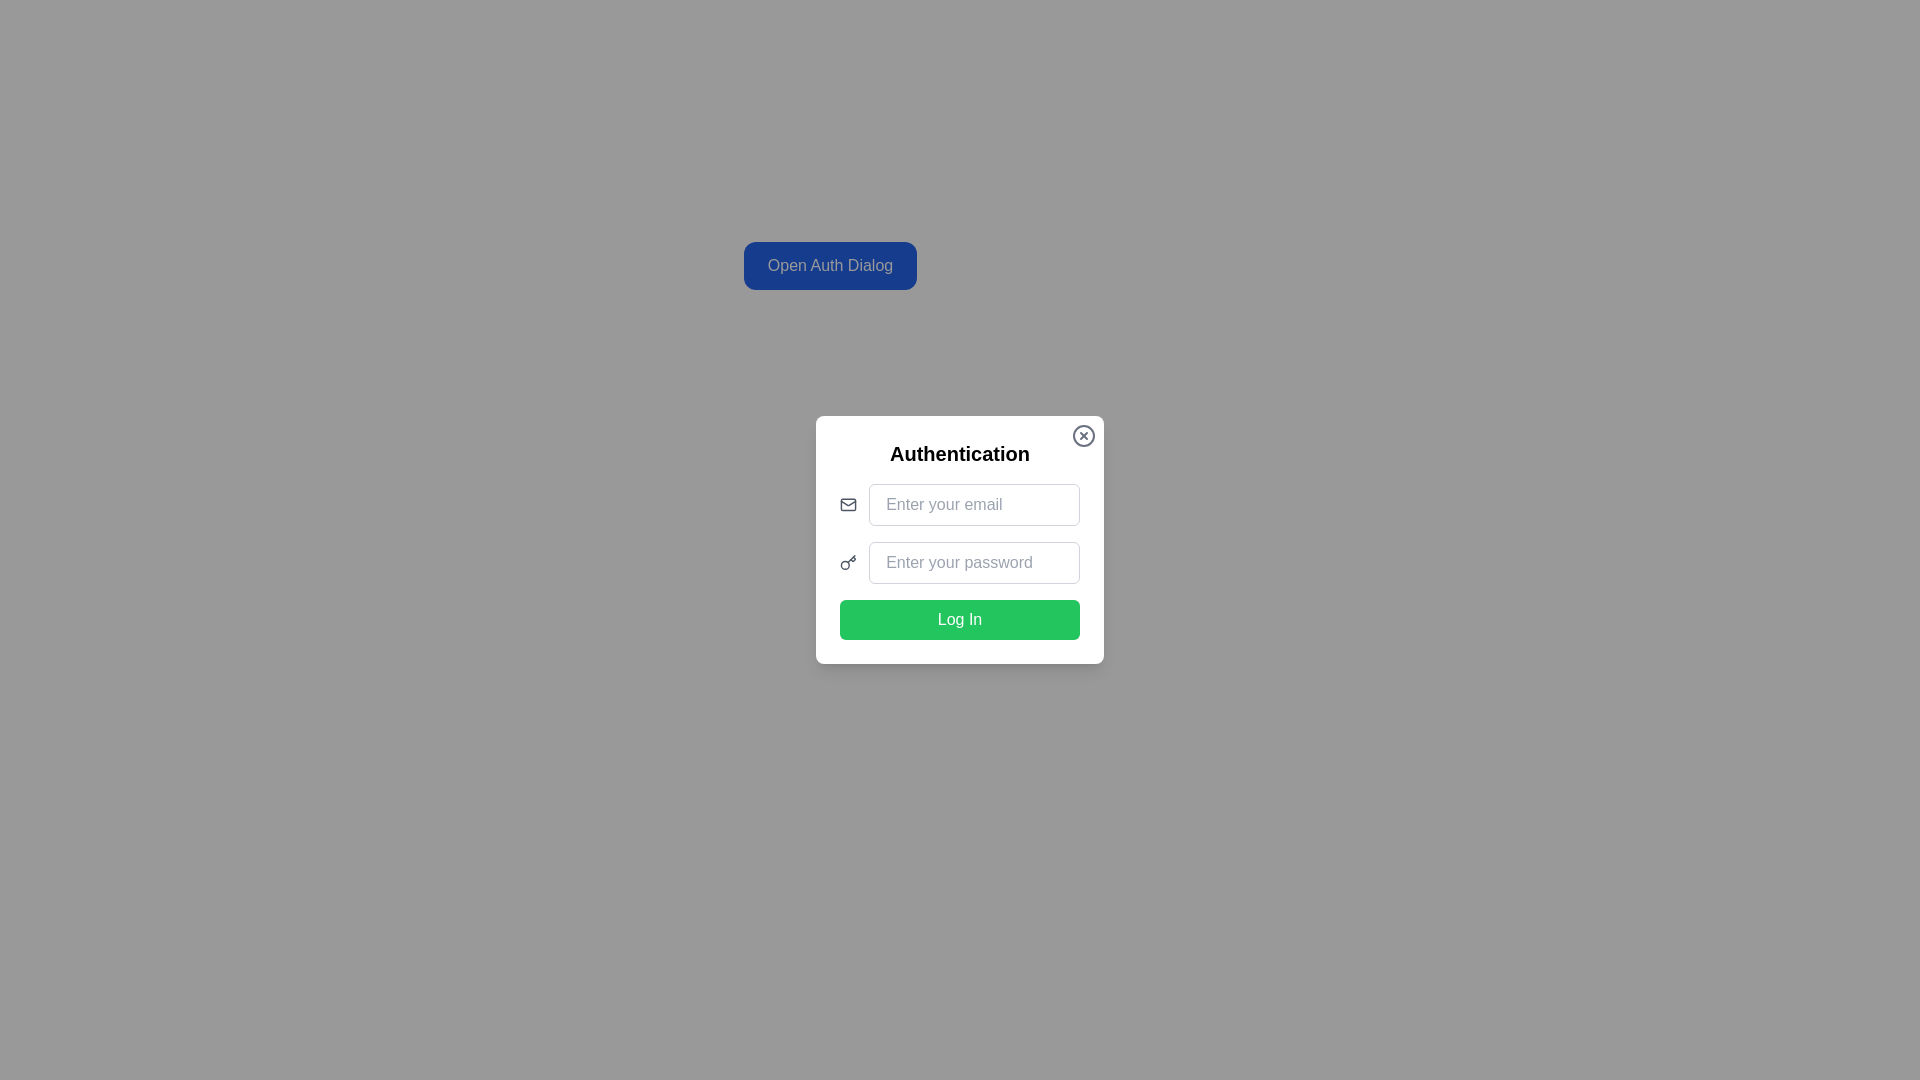 This screenshot has height=1080, width=1920. What do you see at coordinates (960, 504) in the screenshot?
I see `the email text input field, which has a placeholder text 'Enter your email' and is styled with rounded borders` at bounding box center [960, 504].